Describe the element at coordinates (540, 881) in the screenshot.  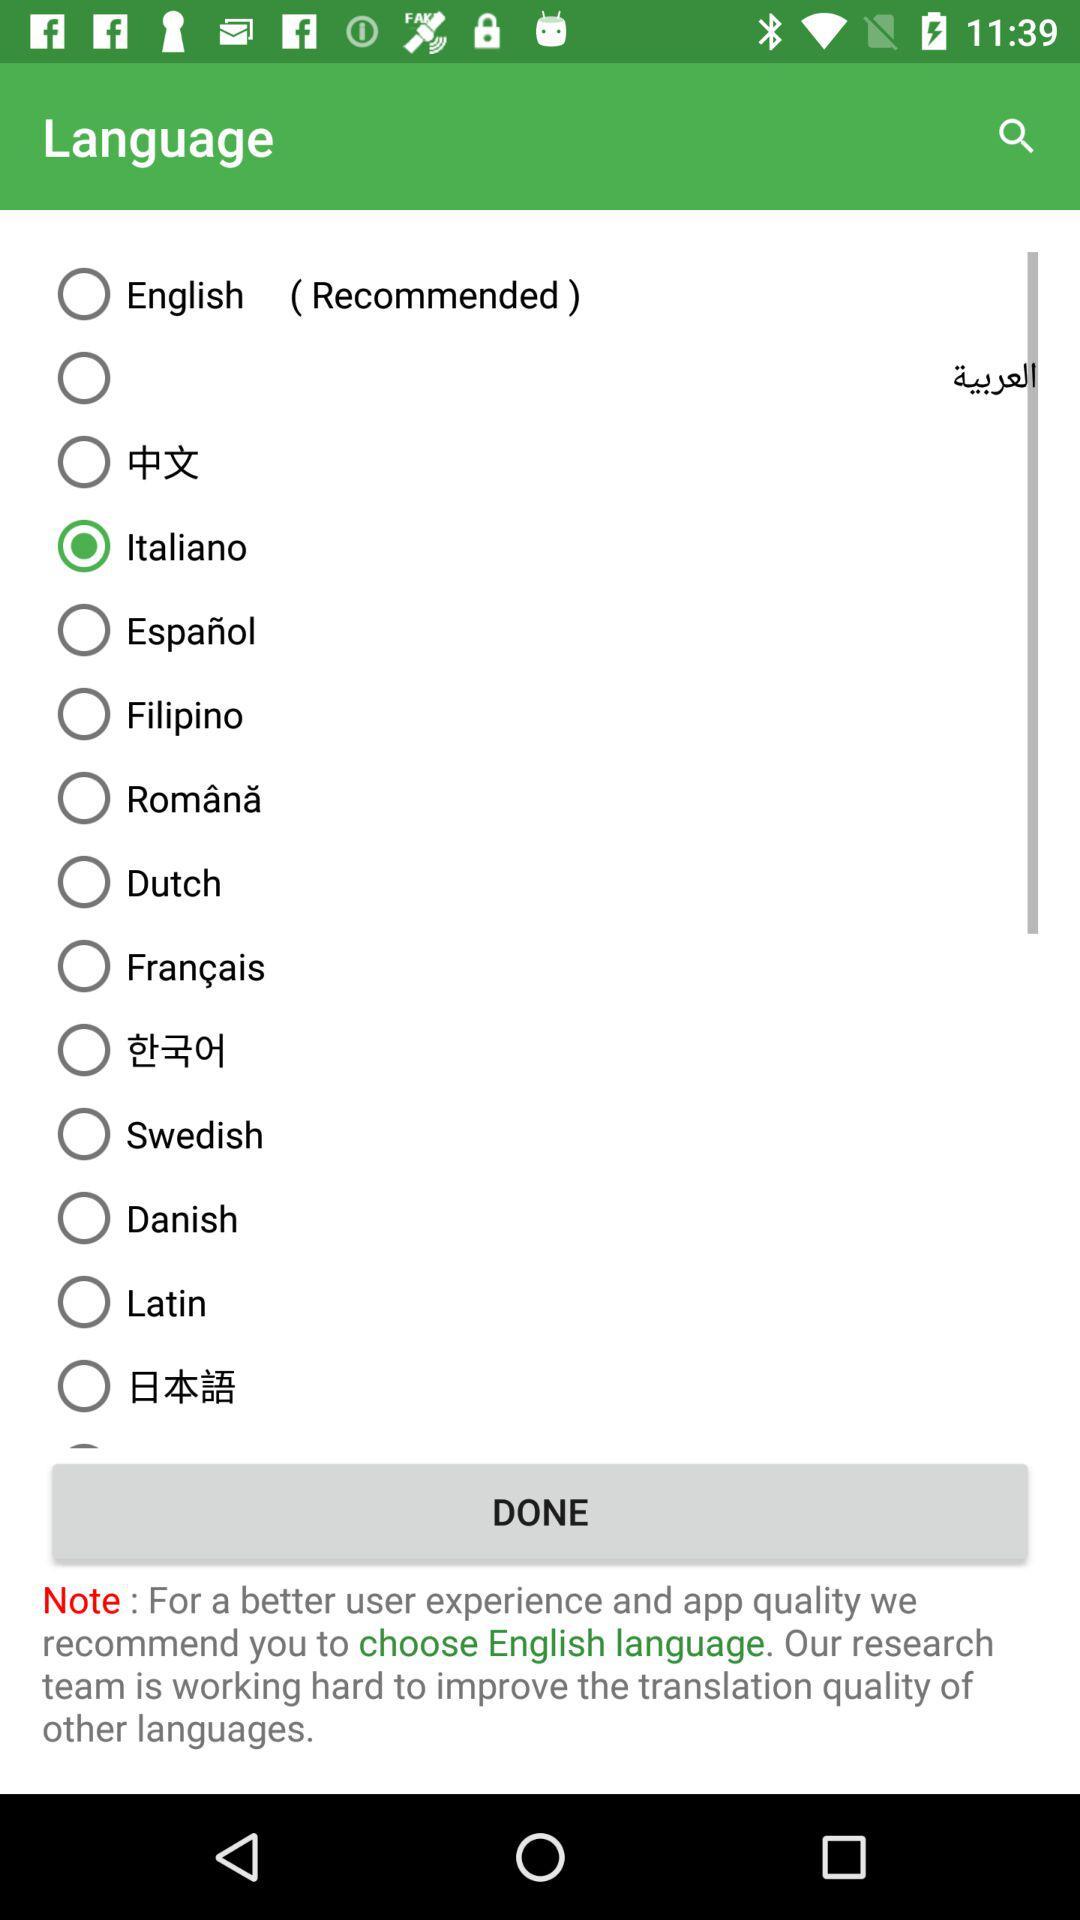
I see `dutch item` at that location.